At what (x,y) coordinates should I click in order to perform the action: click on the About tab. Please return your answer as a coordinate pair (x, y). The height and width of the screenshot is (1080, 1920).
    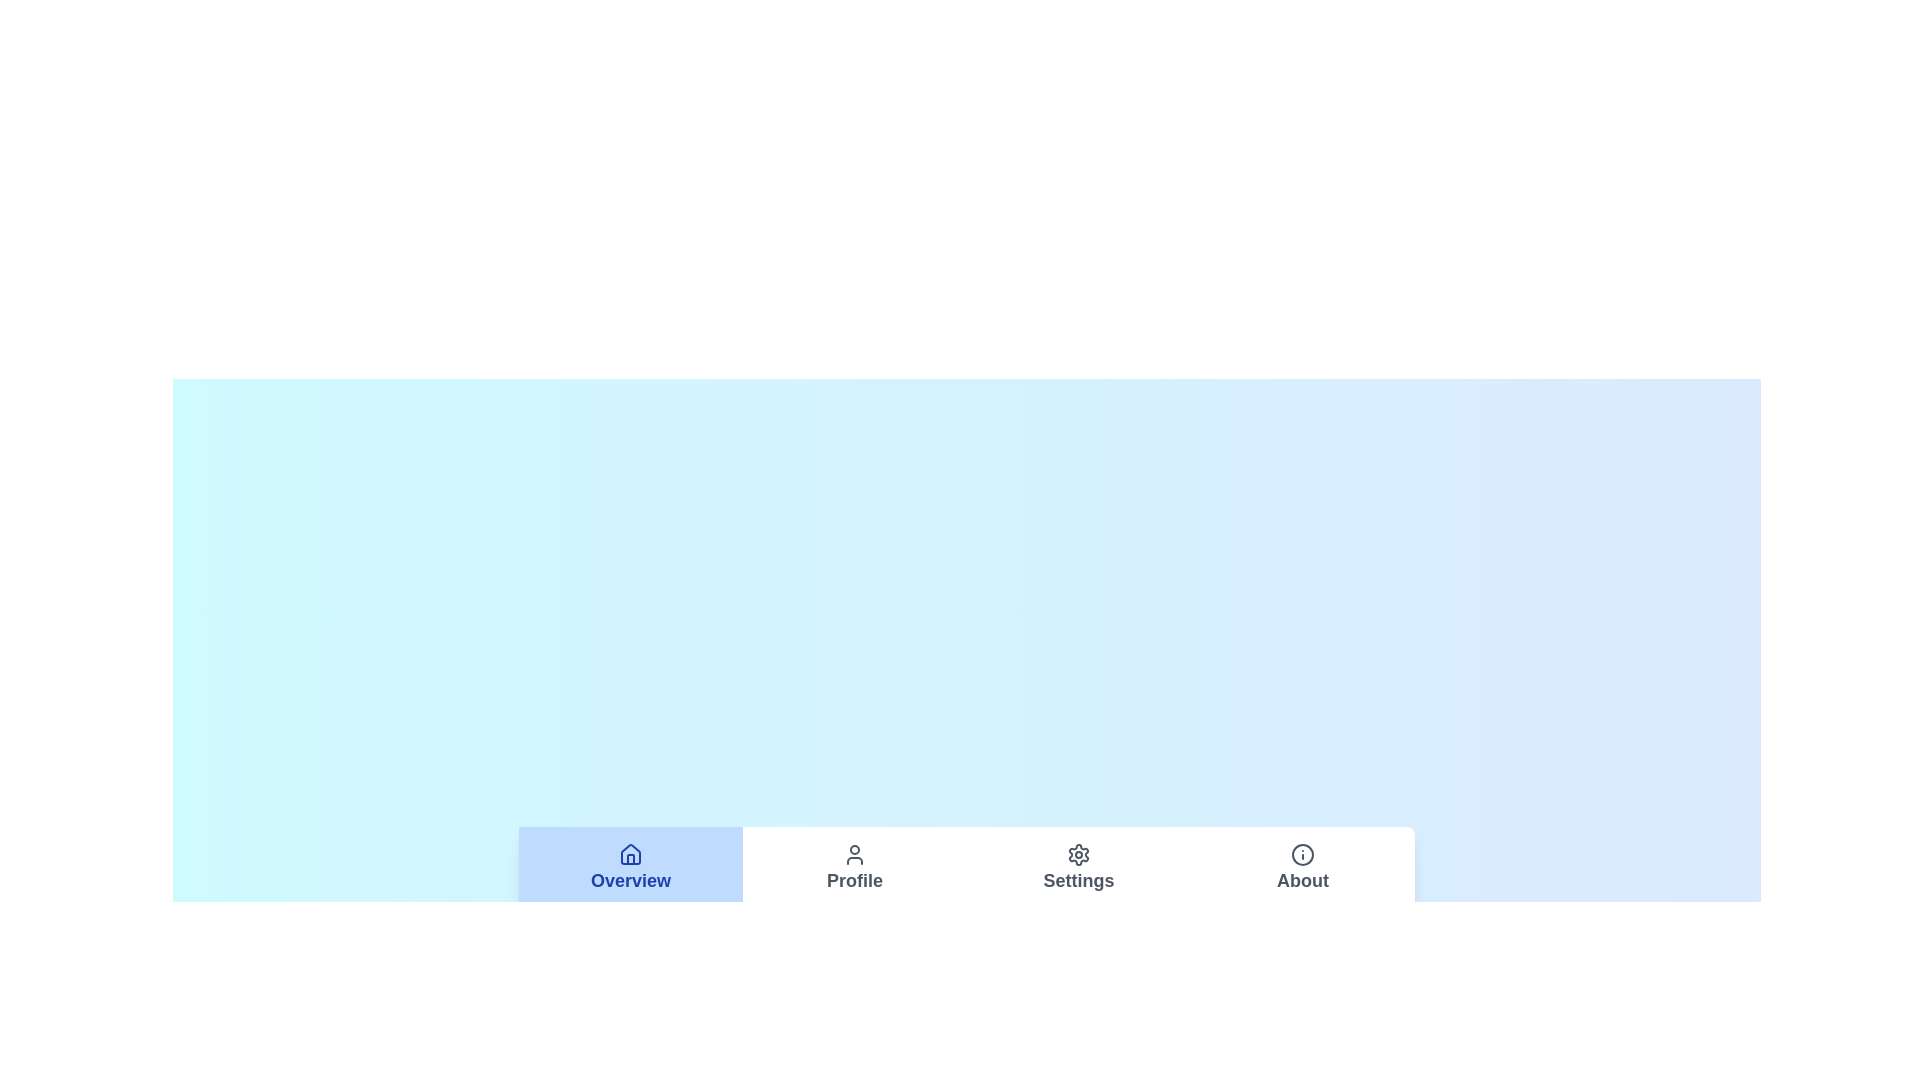
    Looking at the image, I should click on (1302, 867).